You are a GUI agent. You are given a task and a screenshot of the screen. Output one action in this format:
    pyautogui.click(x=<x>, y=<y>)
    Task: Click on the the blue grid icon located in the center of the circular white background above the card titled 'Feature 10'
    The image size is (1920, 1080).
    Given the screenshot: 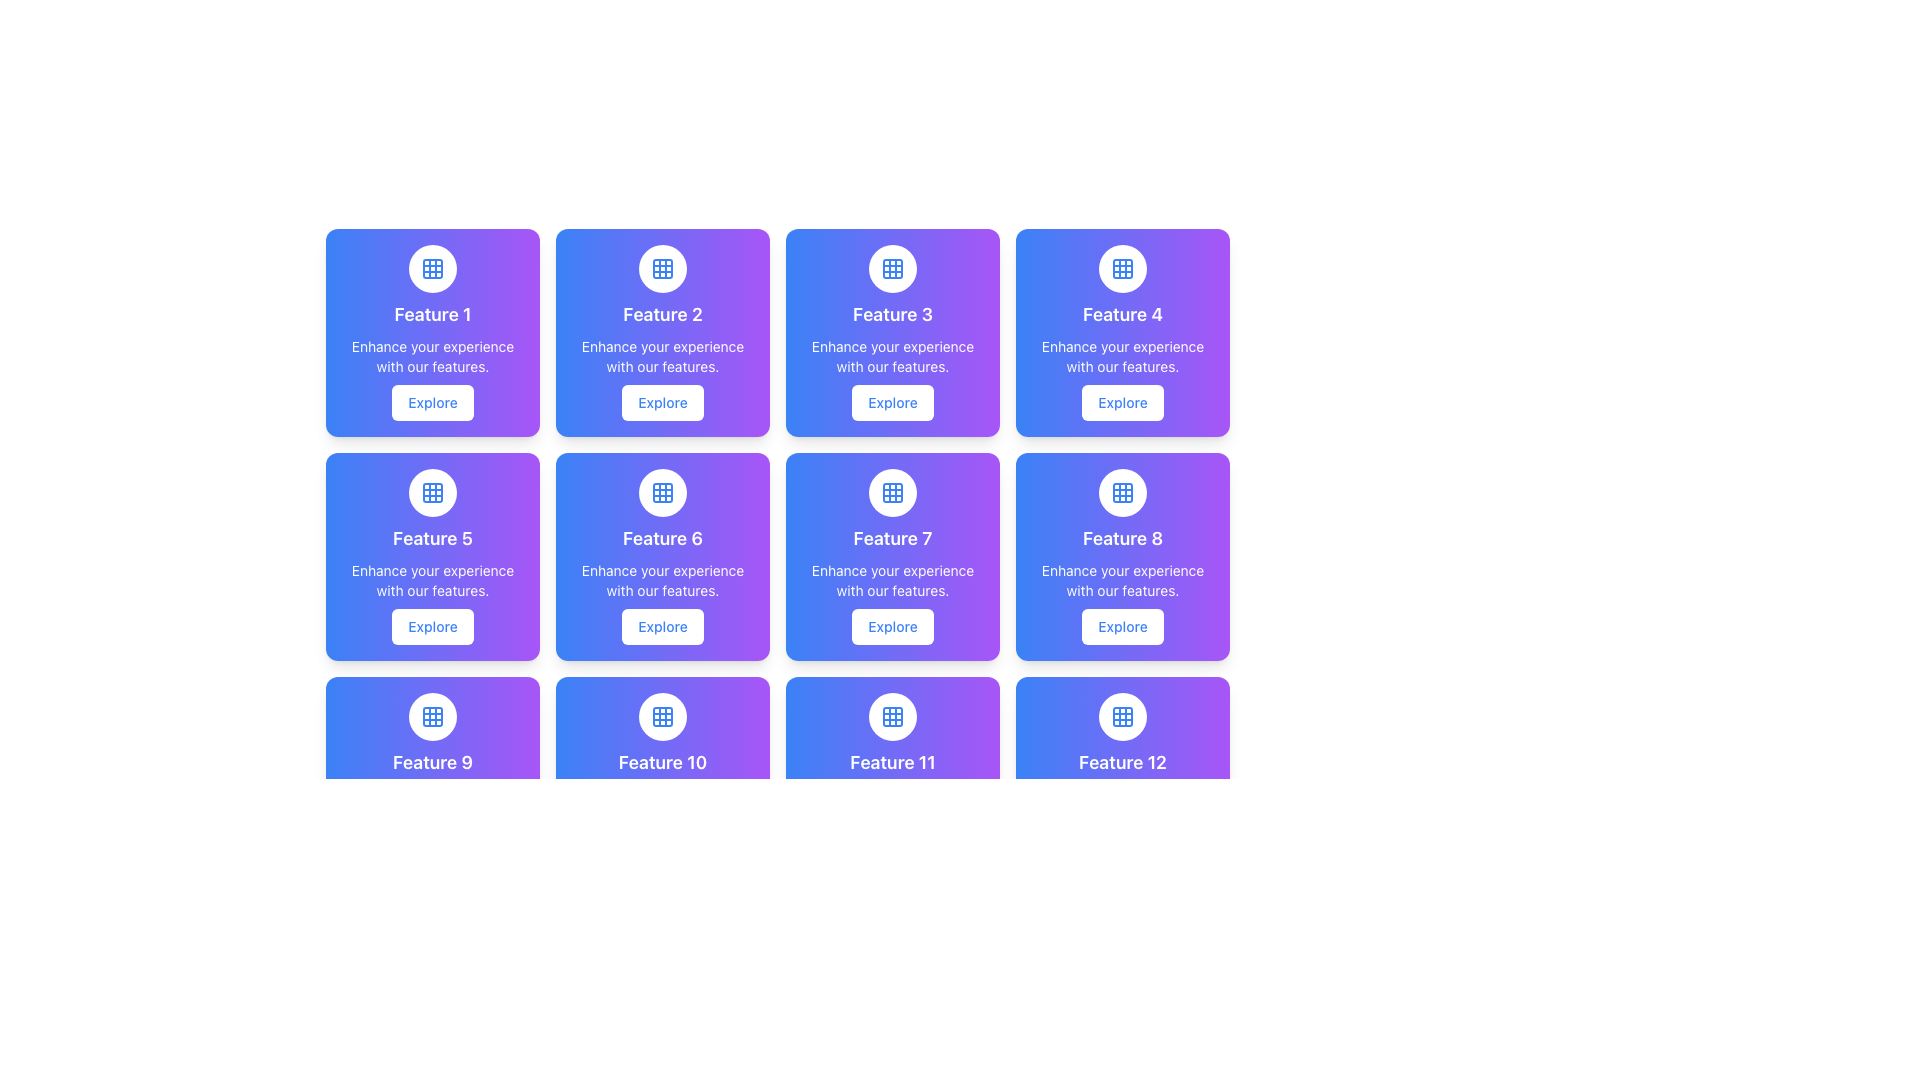 What is the action you would take?
    pyautogui.click(x=662, y=716)
    